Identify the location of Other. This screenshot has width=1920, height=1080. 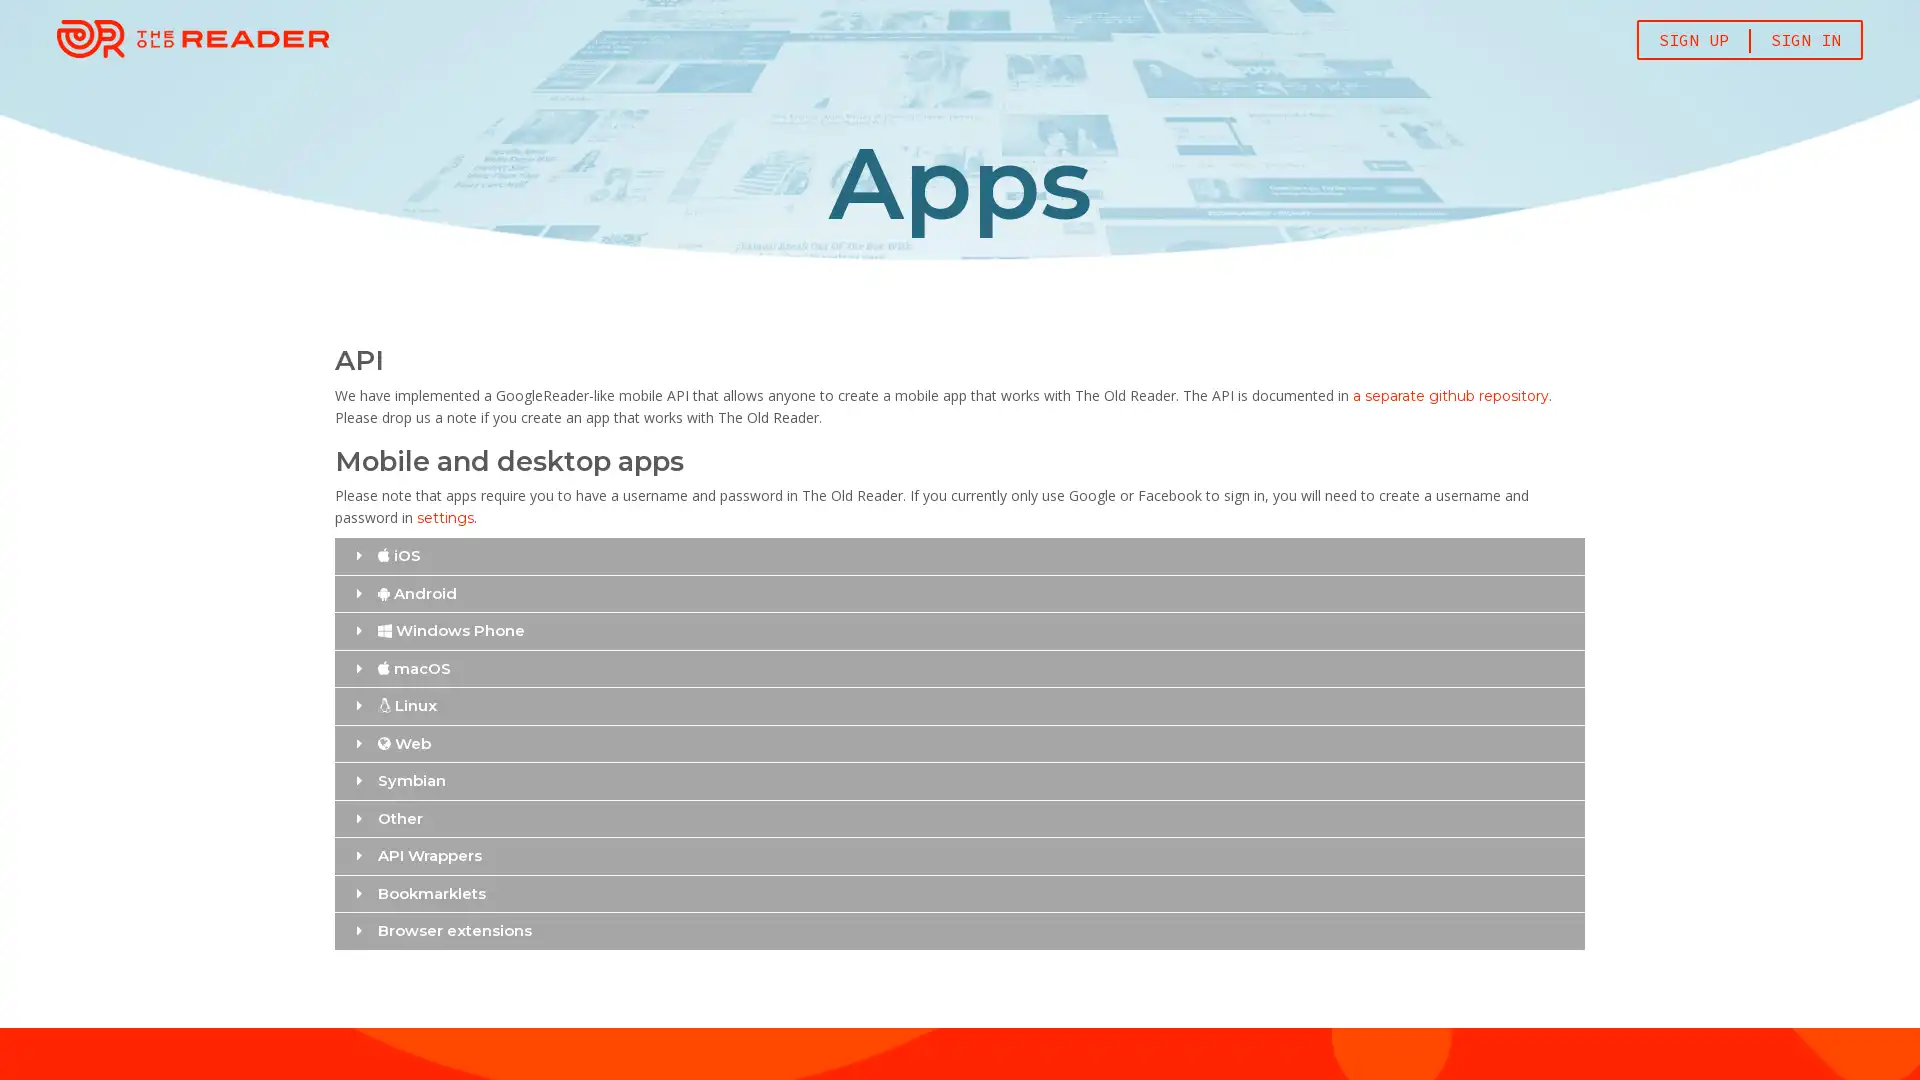
(958, 818).